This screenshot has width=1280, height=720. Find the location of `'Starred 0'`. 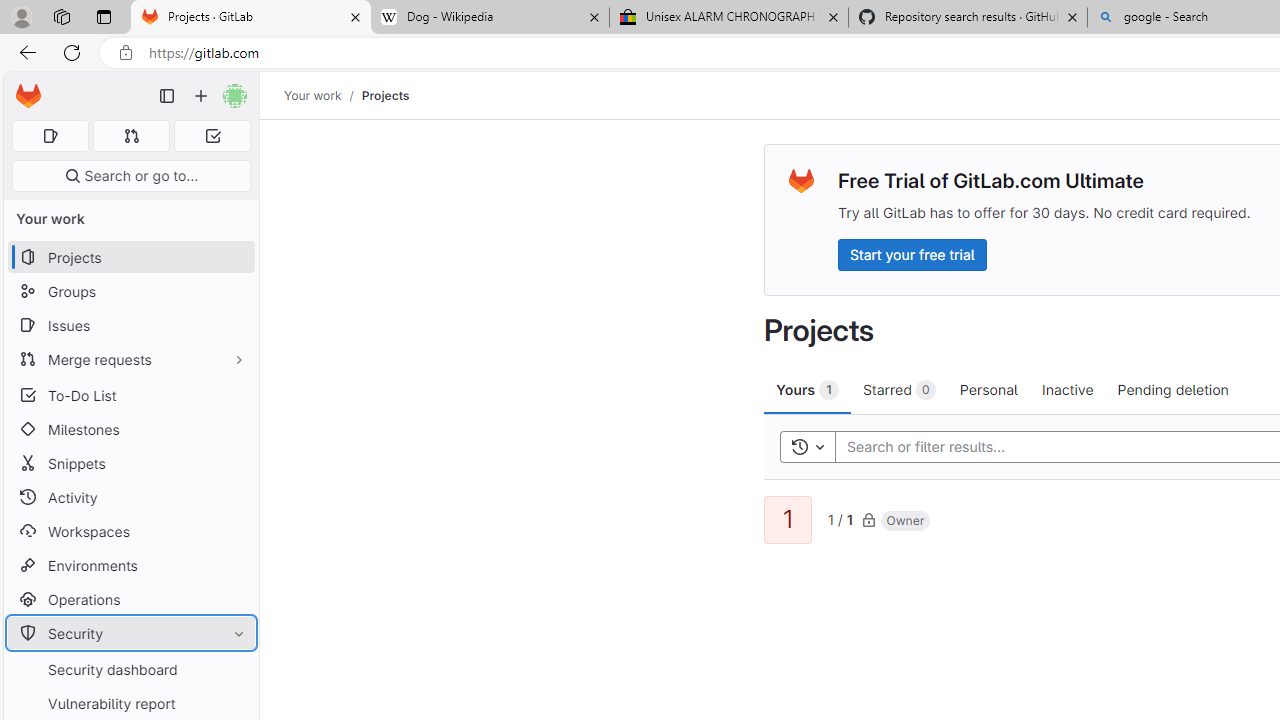

'Starred 0' is located at coordinates (898, 389).